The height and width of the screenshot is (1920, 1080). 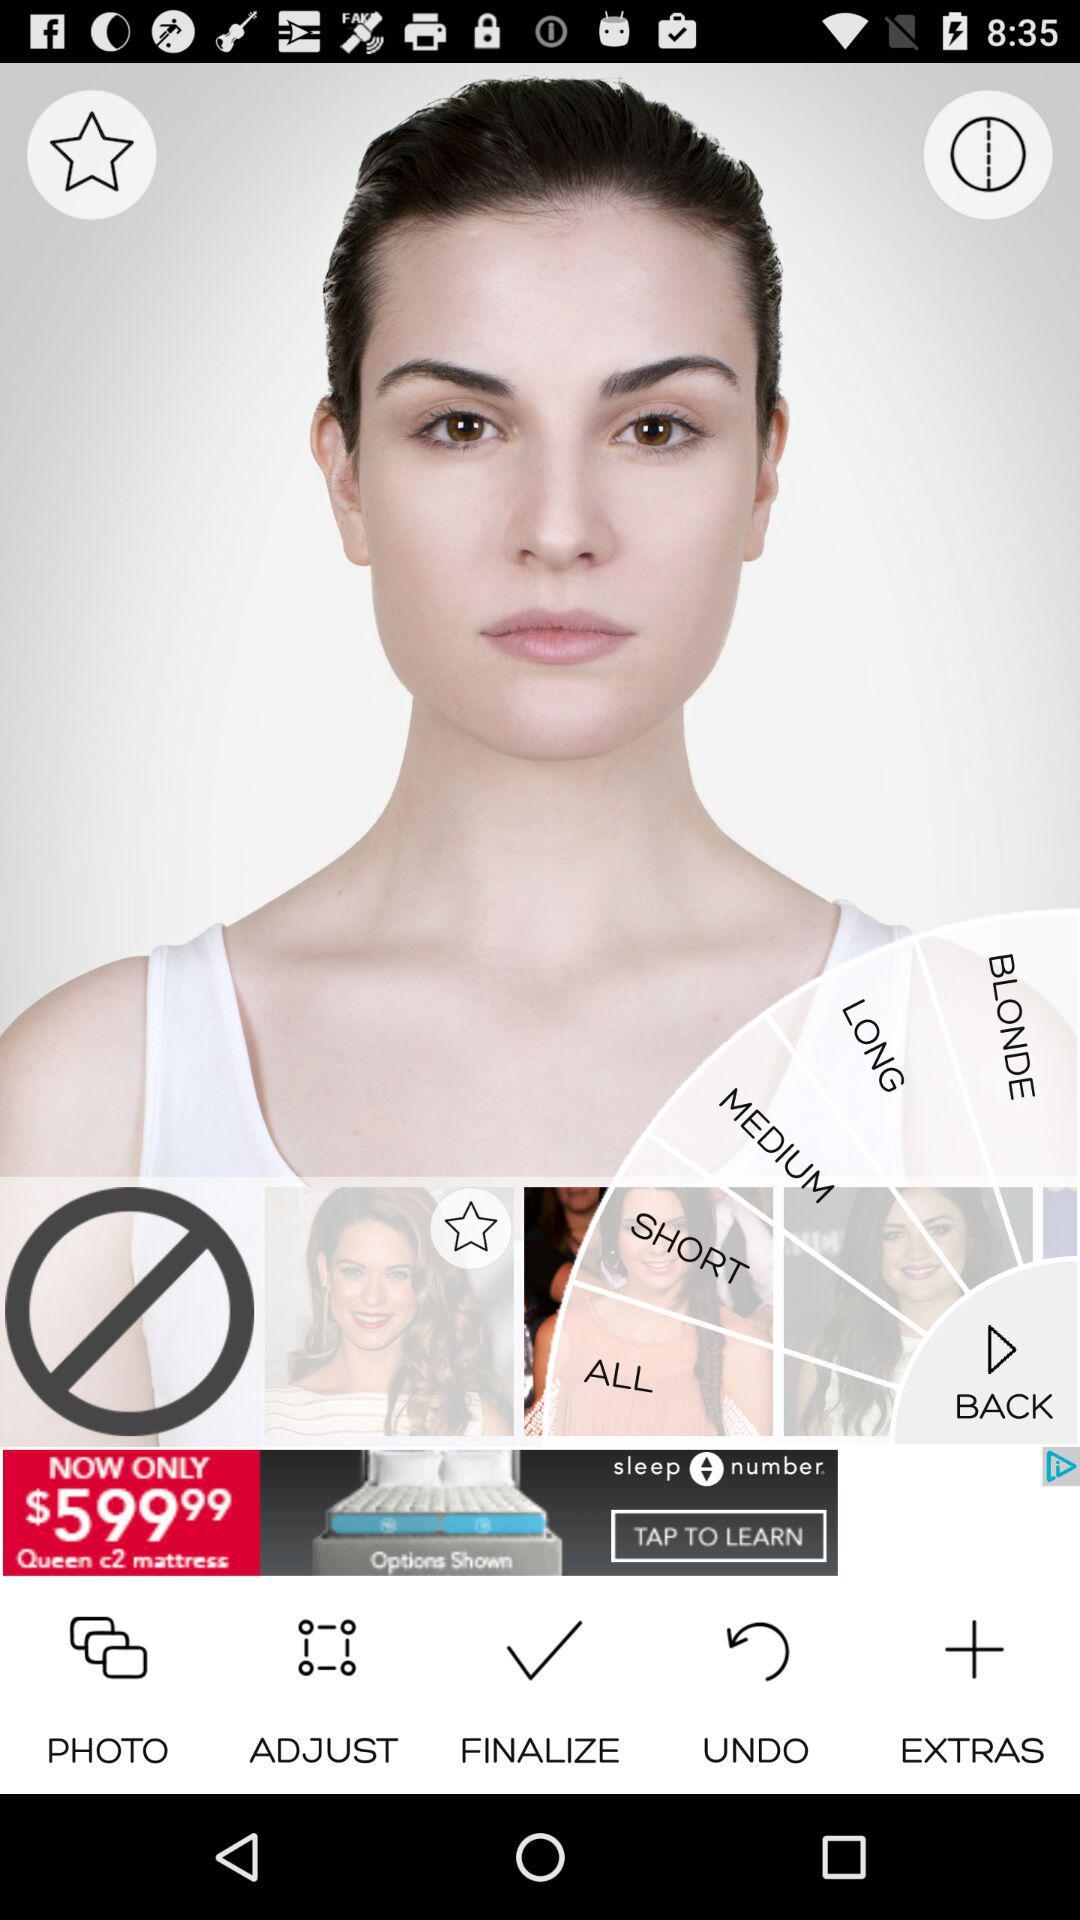 What do you see at coordinates (810, 1176) in the screenshot?
I see `item on the right` at bounding box center [810, 1176].